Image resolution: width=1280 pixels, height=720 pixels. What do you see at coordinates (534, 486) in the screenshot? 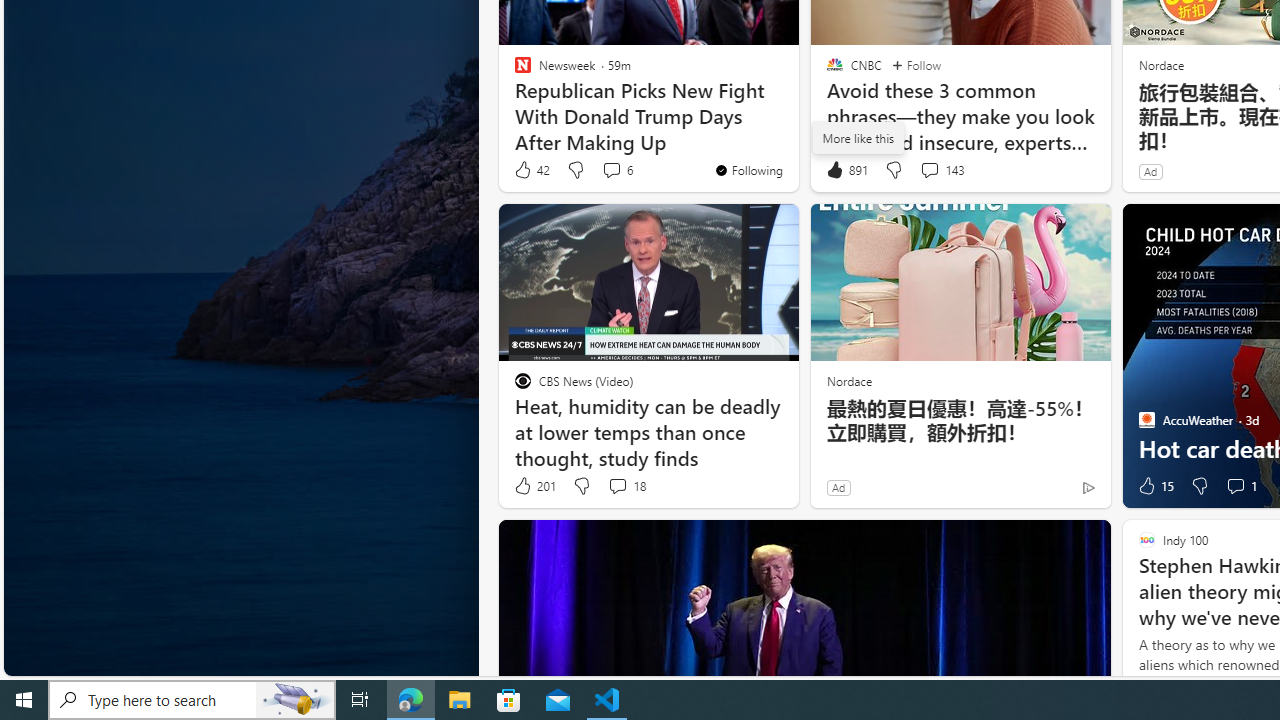
I see `'201 Like'` at bounding box center [534, 486].